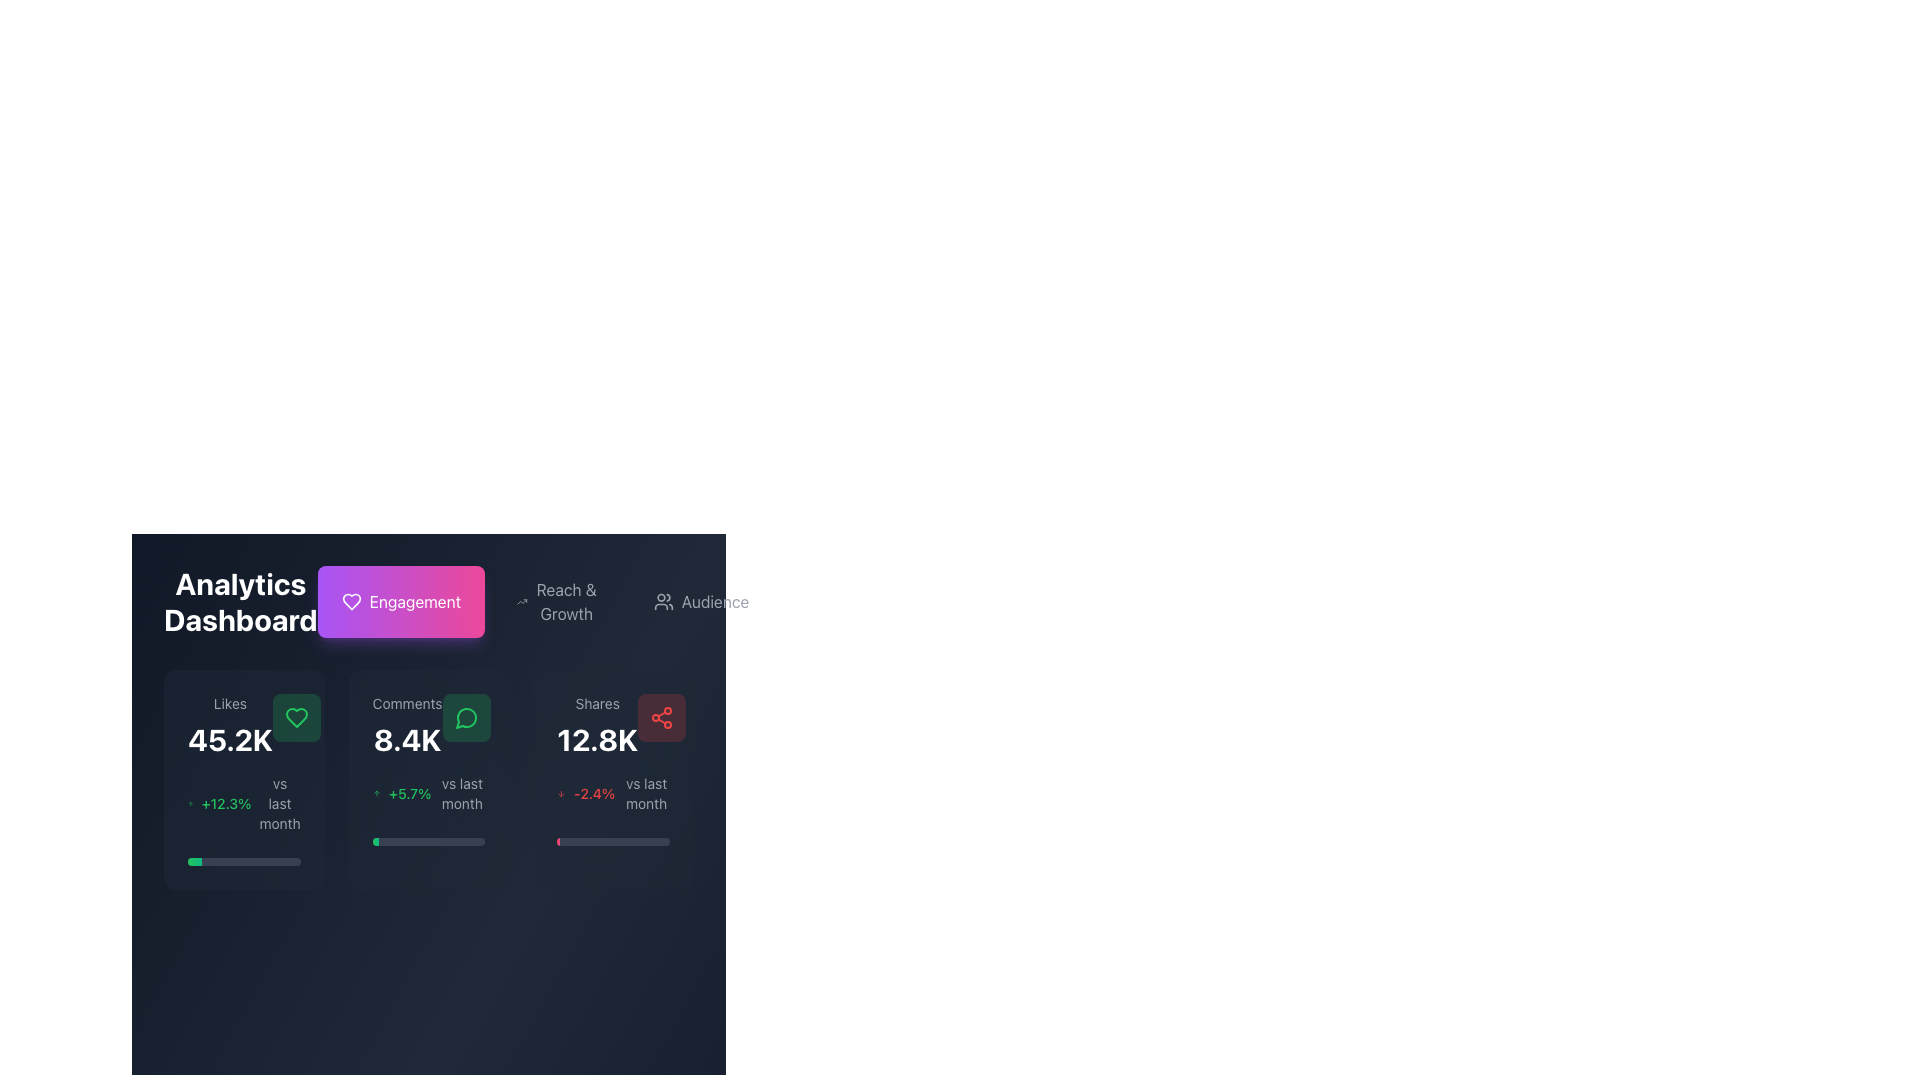 The width and height of the screenshot is (1920, 1080). Describe the element at coordinates (427, 600) in the screenshot. I see `the interactive menu bar button` at that location.